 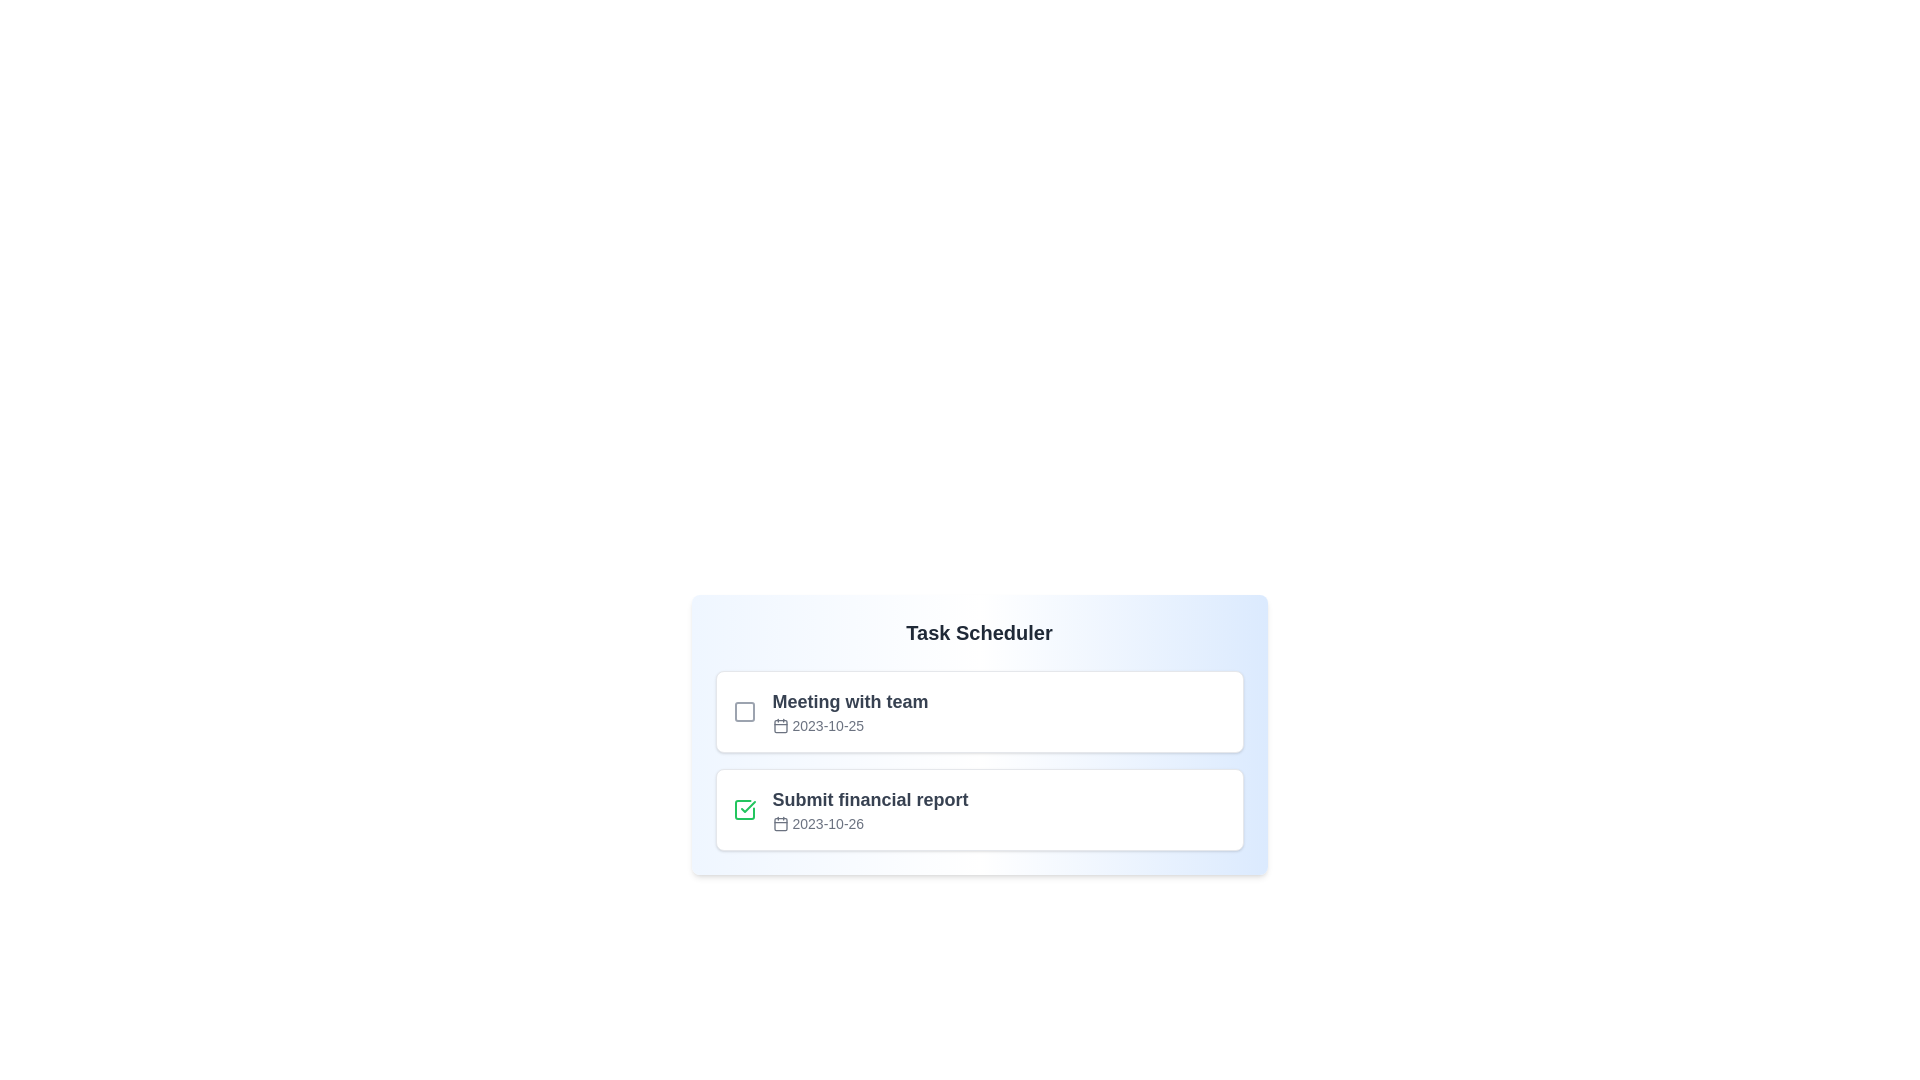 What do you see at coordinates (743, 711) in the screenshot?
I see `the decorative or functional glyph icon located to the left of the task title 'Meeting with Team' in the task scheduler interface` at bounding box center [743, 711].